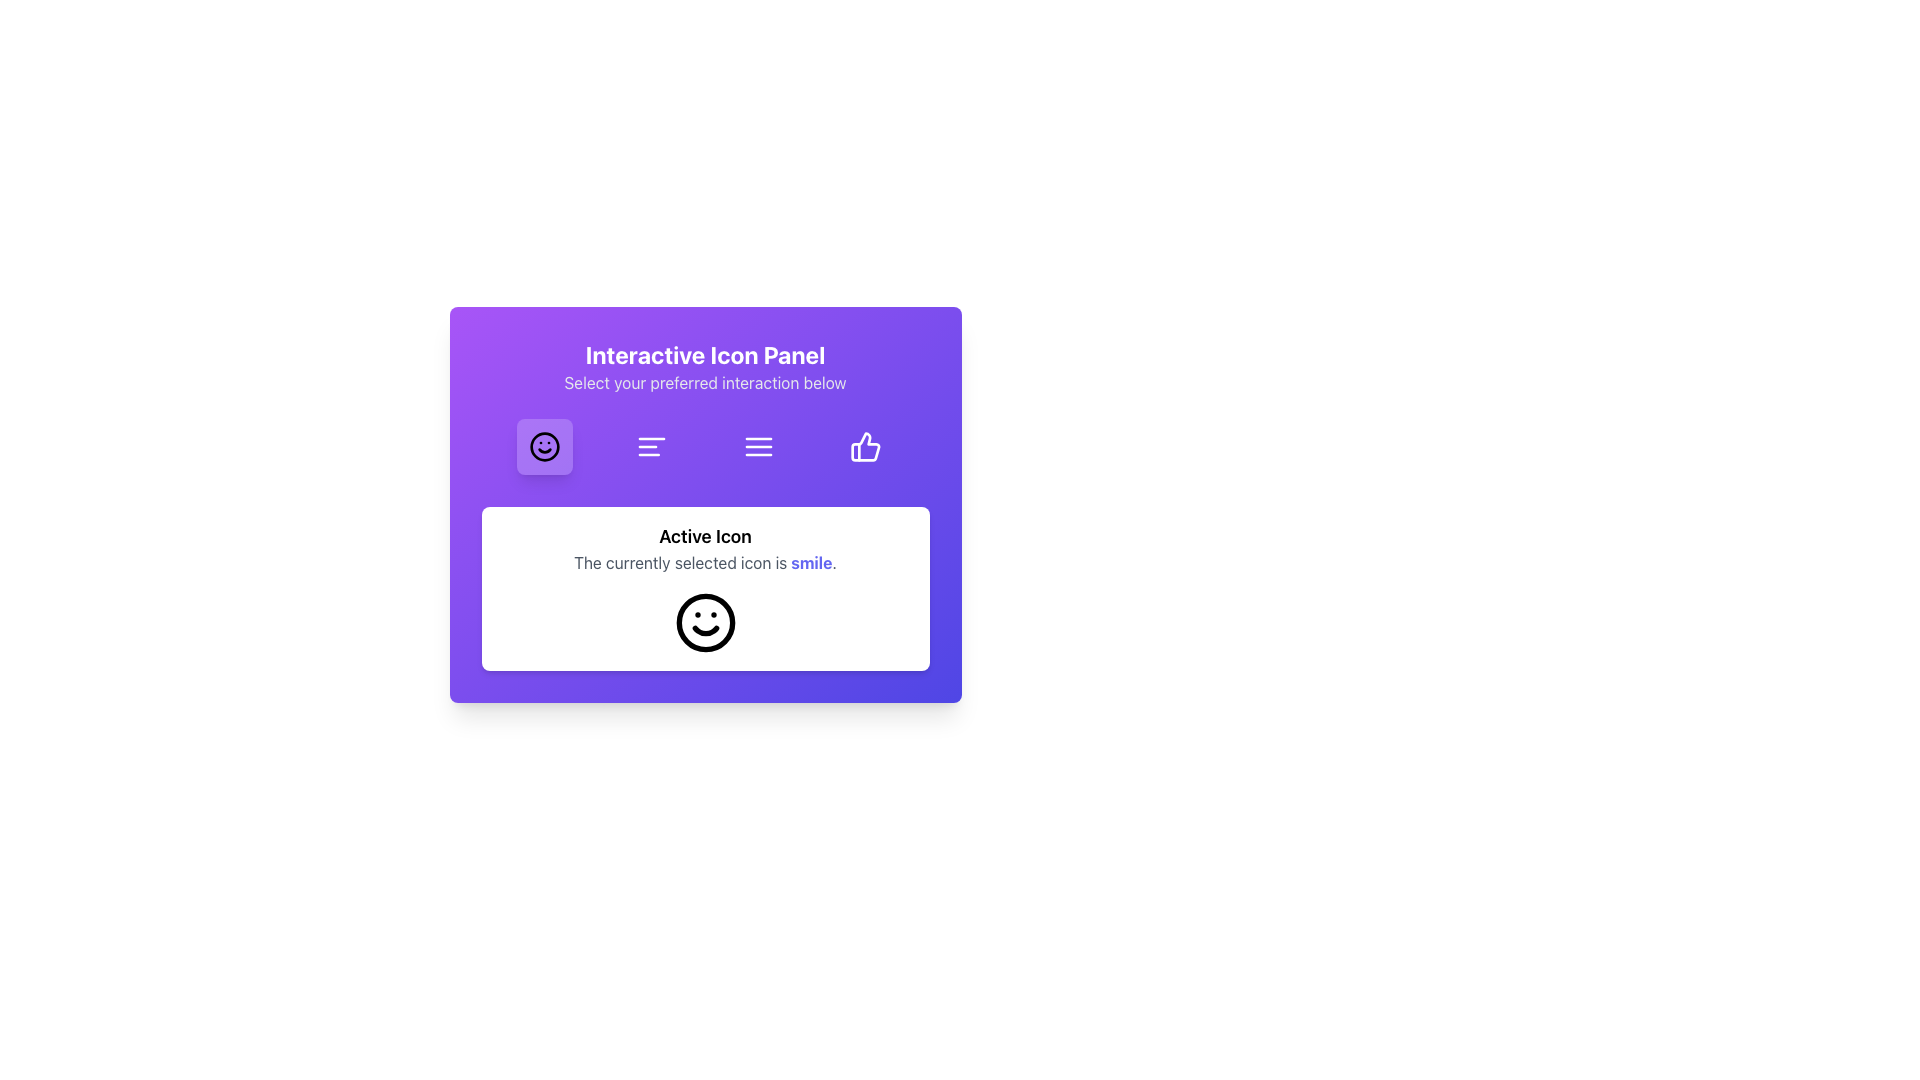 This screenshot has width=1920, height=1080. Describe the element at coordinates (651, 446) in the screenshot. I see `the alignment-left button, which is a light purple rectangular button with an icon of three horizontal lines, located under the 'Interactive Icon Panel.'` at that location.